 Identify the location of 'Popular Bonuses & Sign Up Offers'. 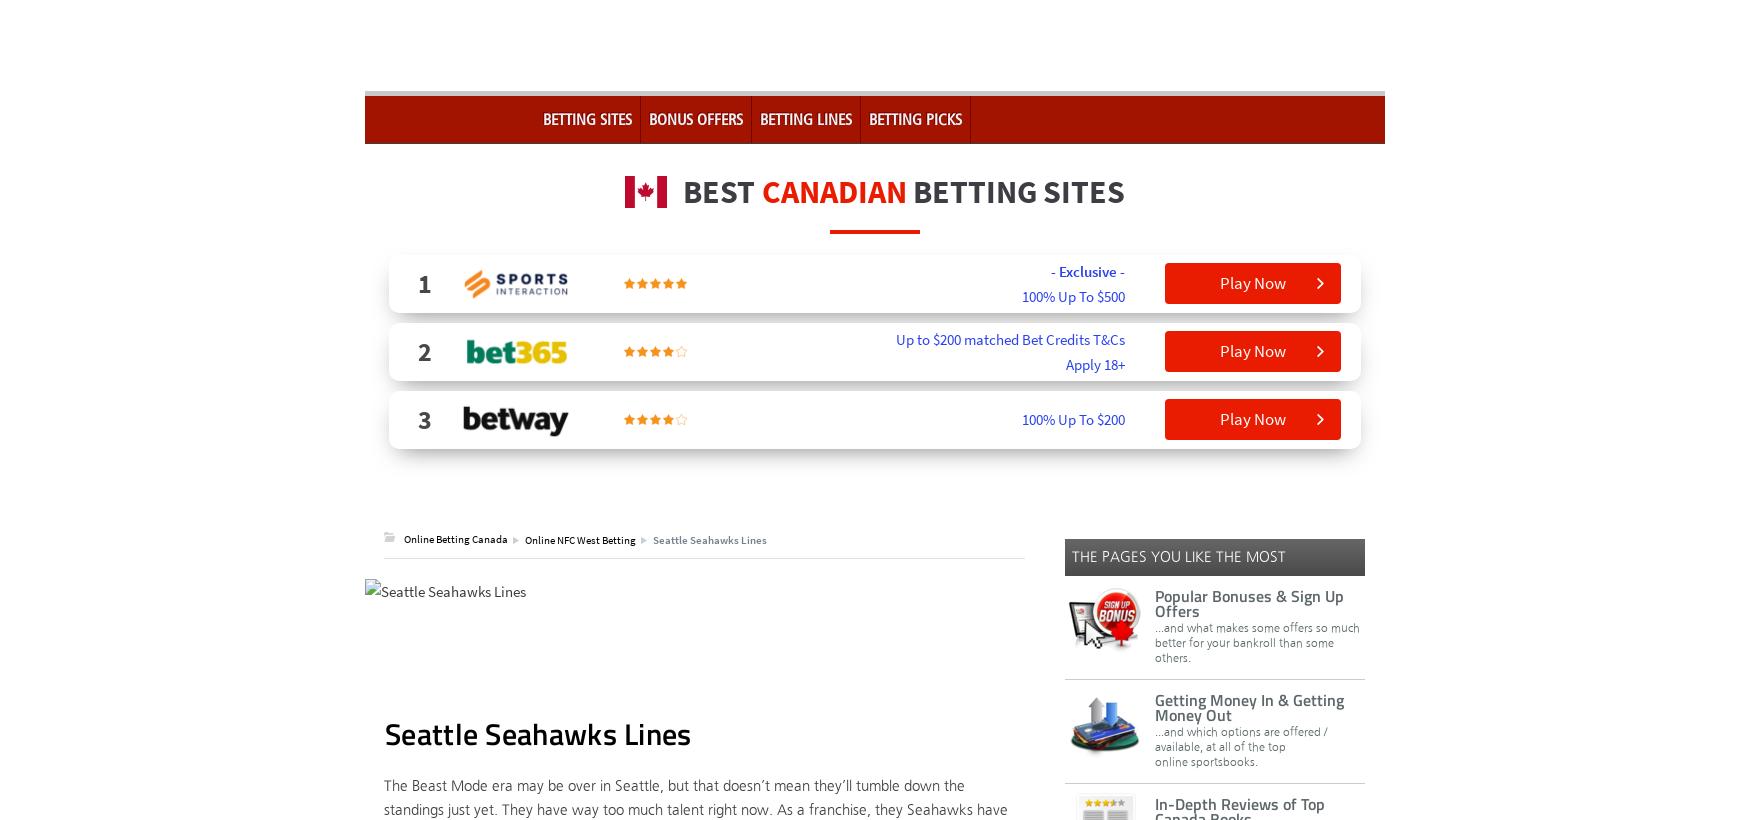
(1154, 602).